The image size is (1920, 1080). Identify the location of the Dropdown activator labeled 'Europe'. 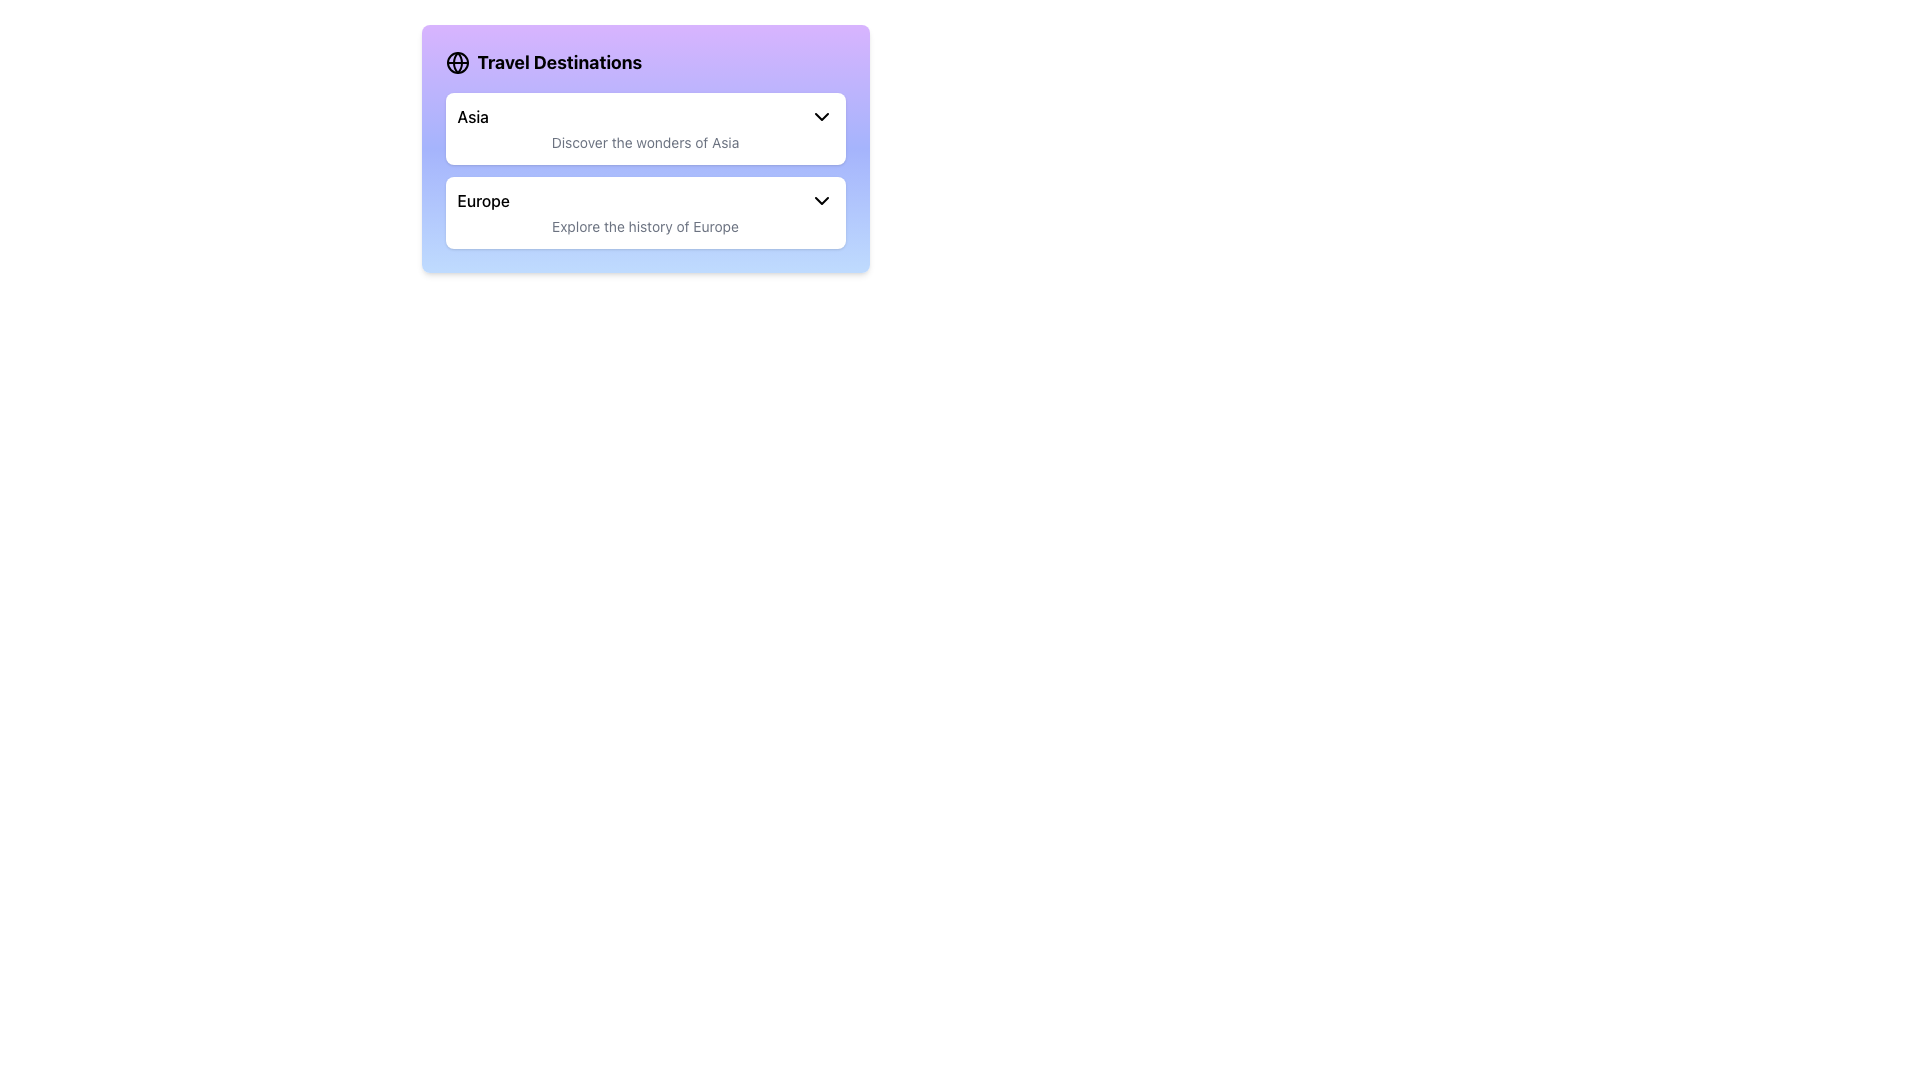
(645, 200).